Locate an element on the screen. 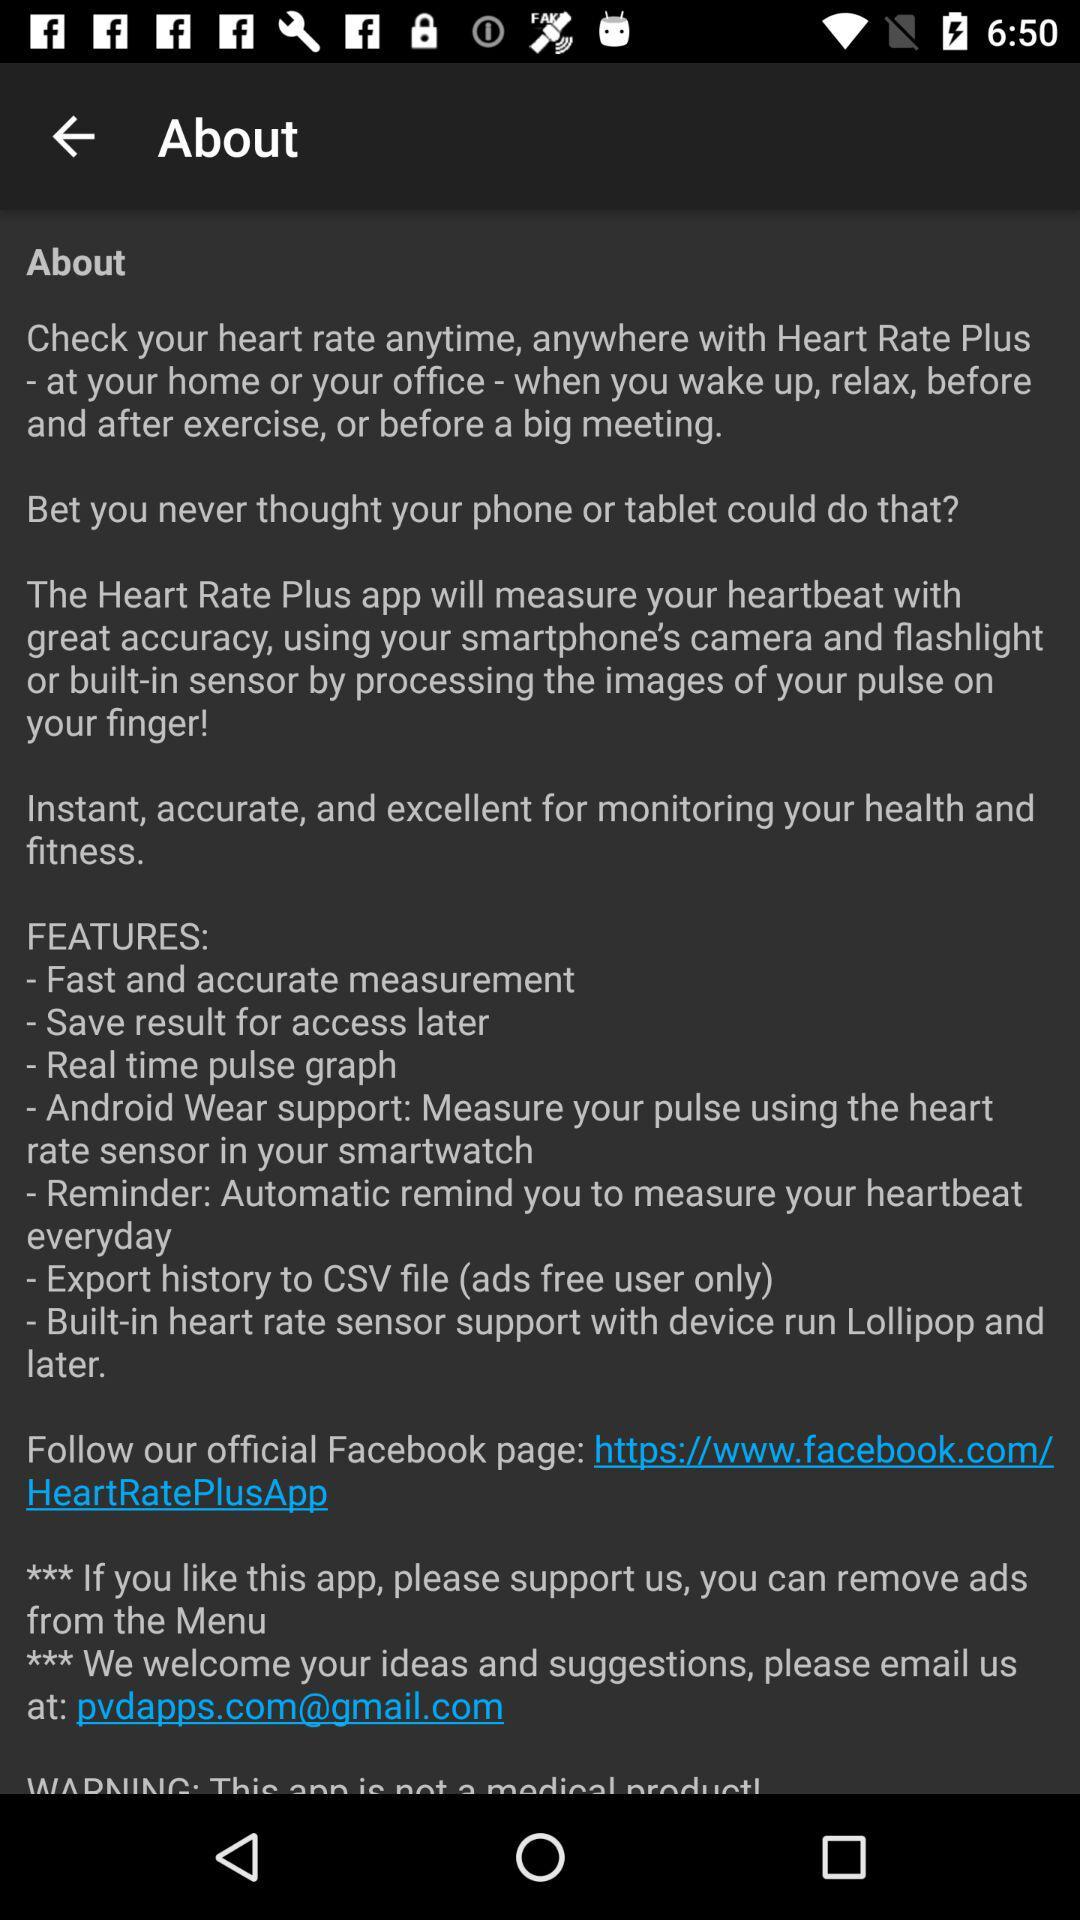  icon at the center is located at coordinates (540, 1039).